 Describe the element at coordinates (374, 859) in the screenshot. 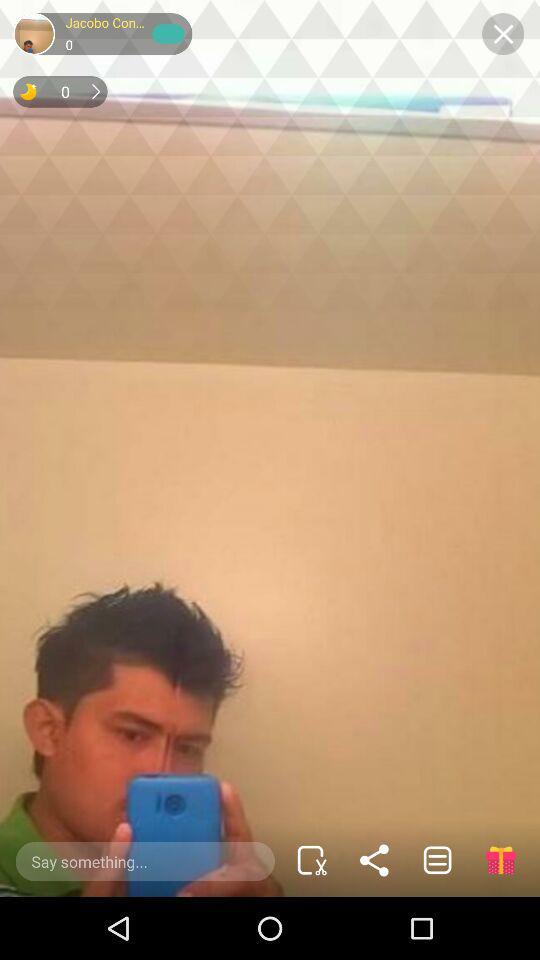

I see `the share icon` at that location.